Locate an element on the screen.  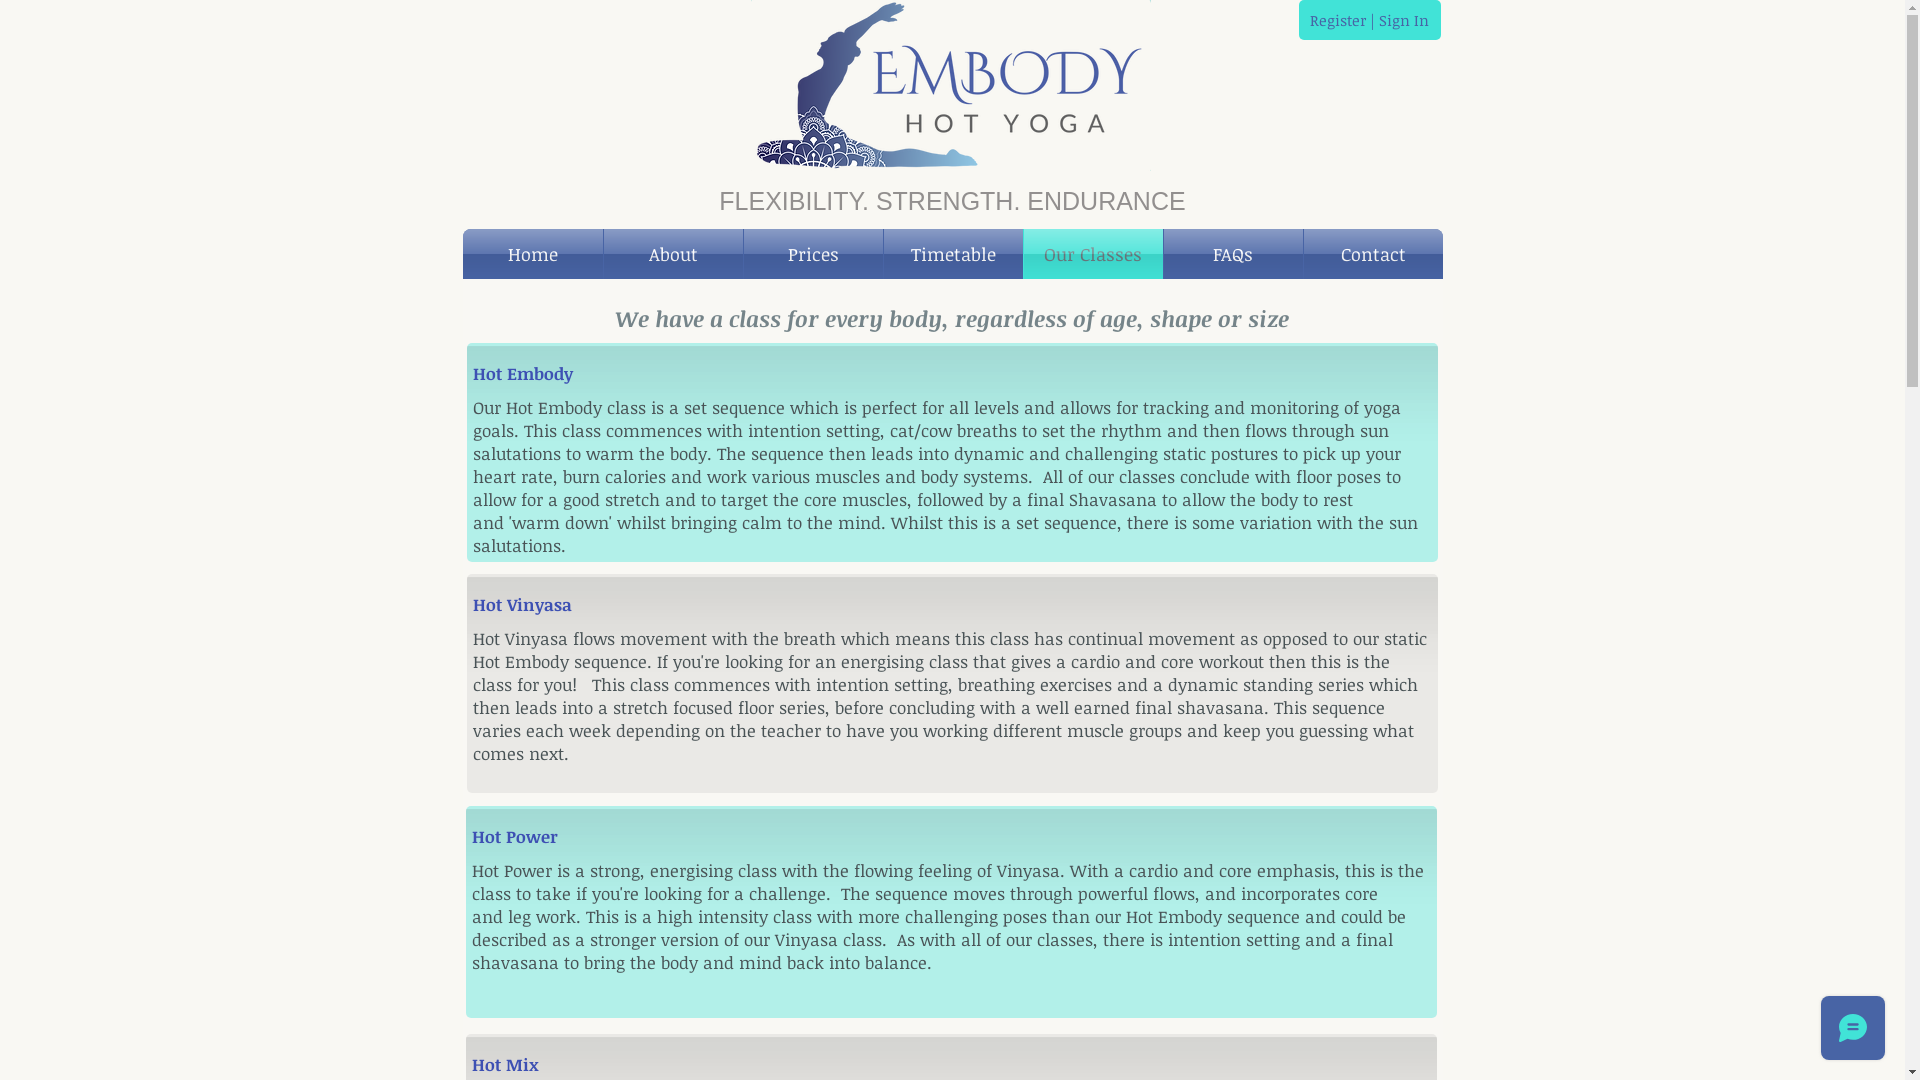
'Home' is located at coordinates (460, 253).